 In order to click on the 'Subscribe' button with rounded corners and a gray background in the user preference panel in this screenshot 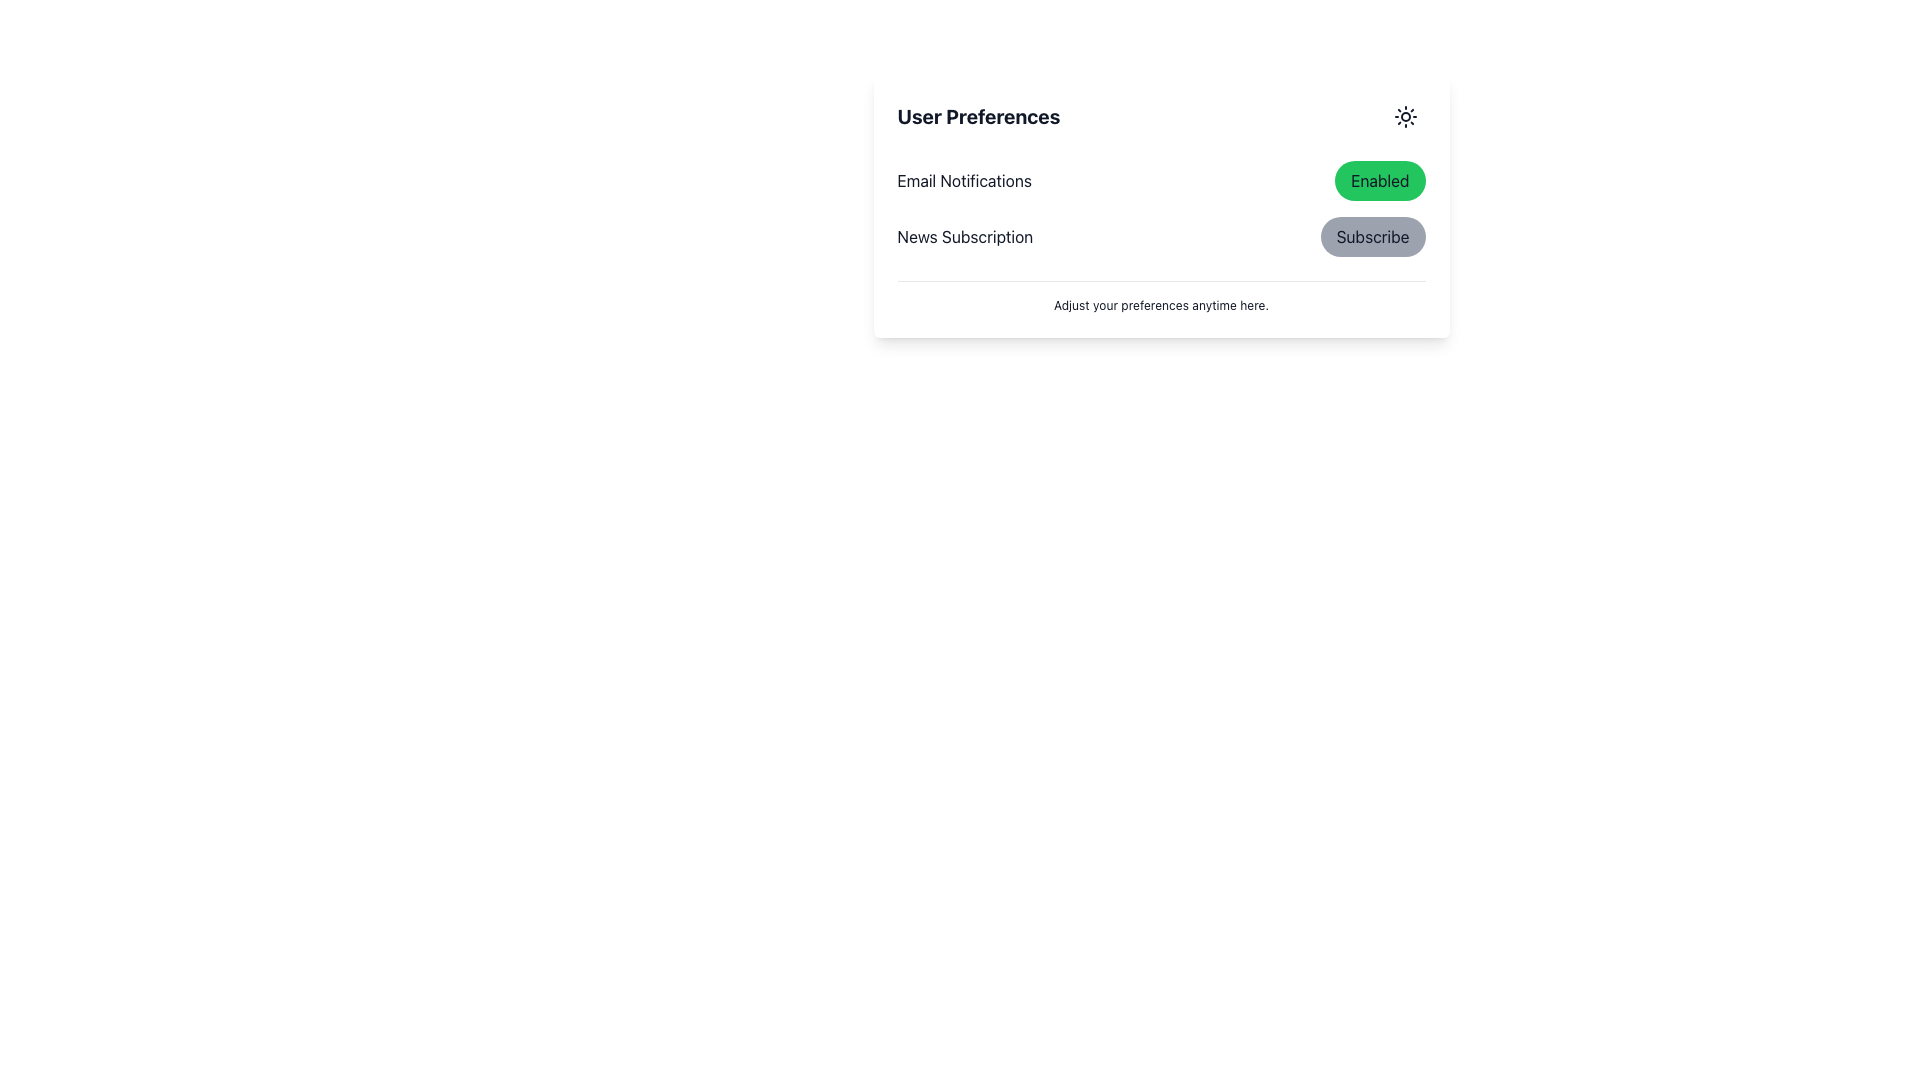, I will do `click(1371, 235)`.